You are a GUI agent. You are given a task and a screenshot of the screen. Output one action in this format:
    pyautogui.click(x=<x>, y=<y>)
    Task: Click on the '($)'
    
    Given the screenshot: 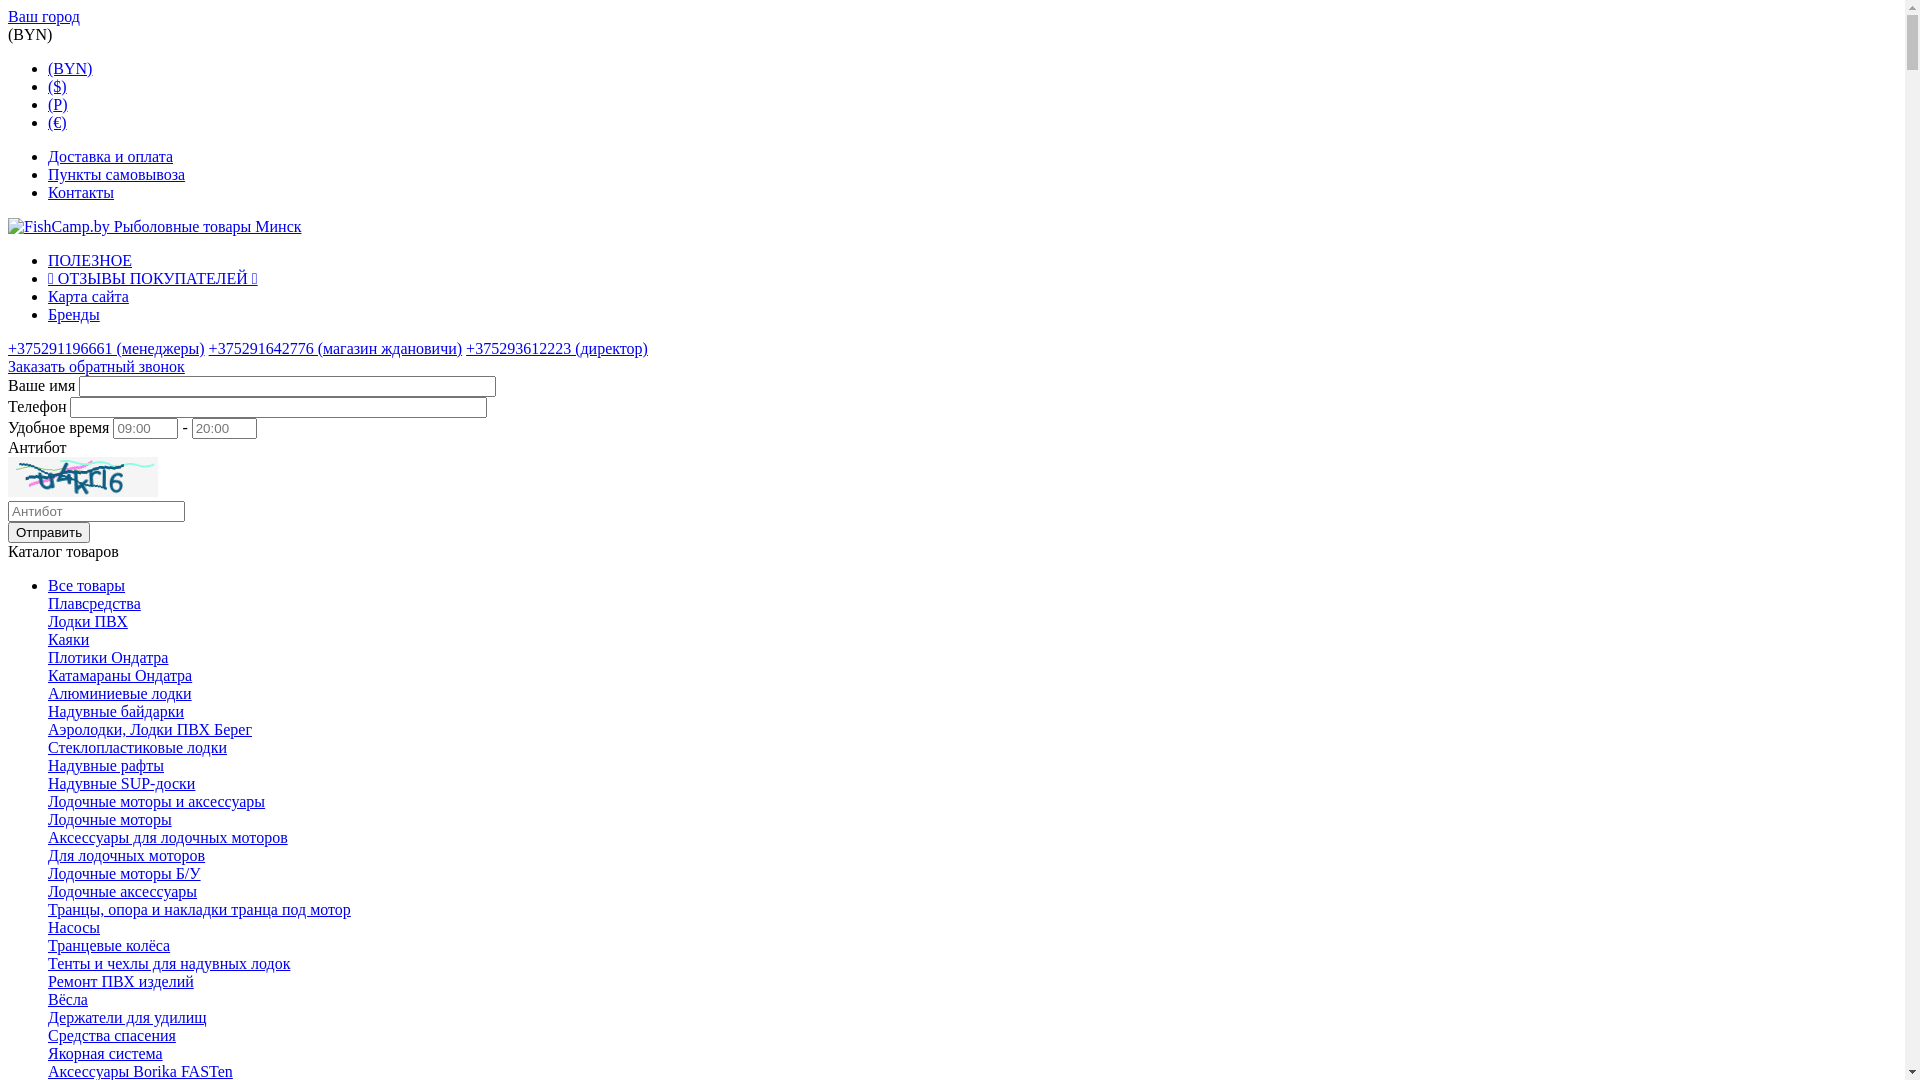 What is the action you would take?
    pyautogui.click(x=57, y=85)
    